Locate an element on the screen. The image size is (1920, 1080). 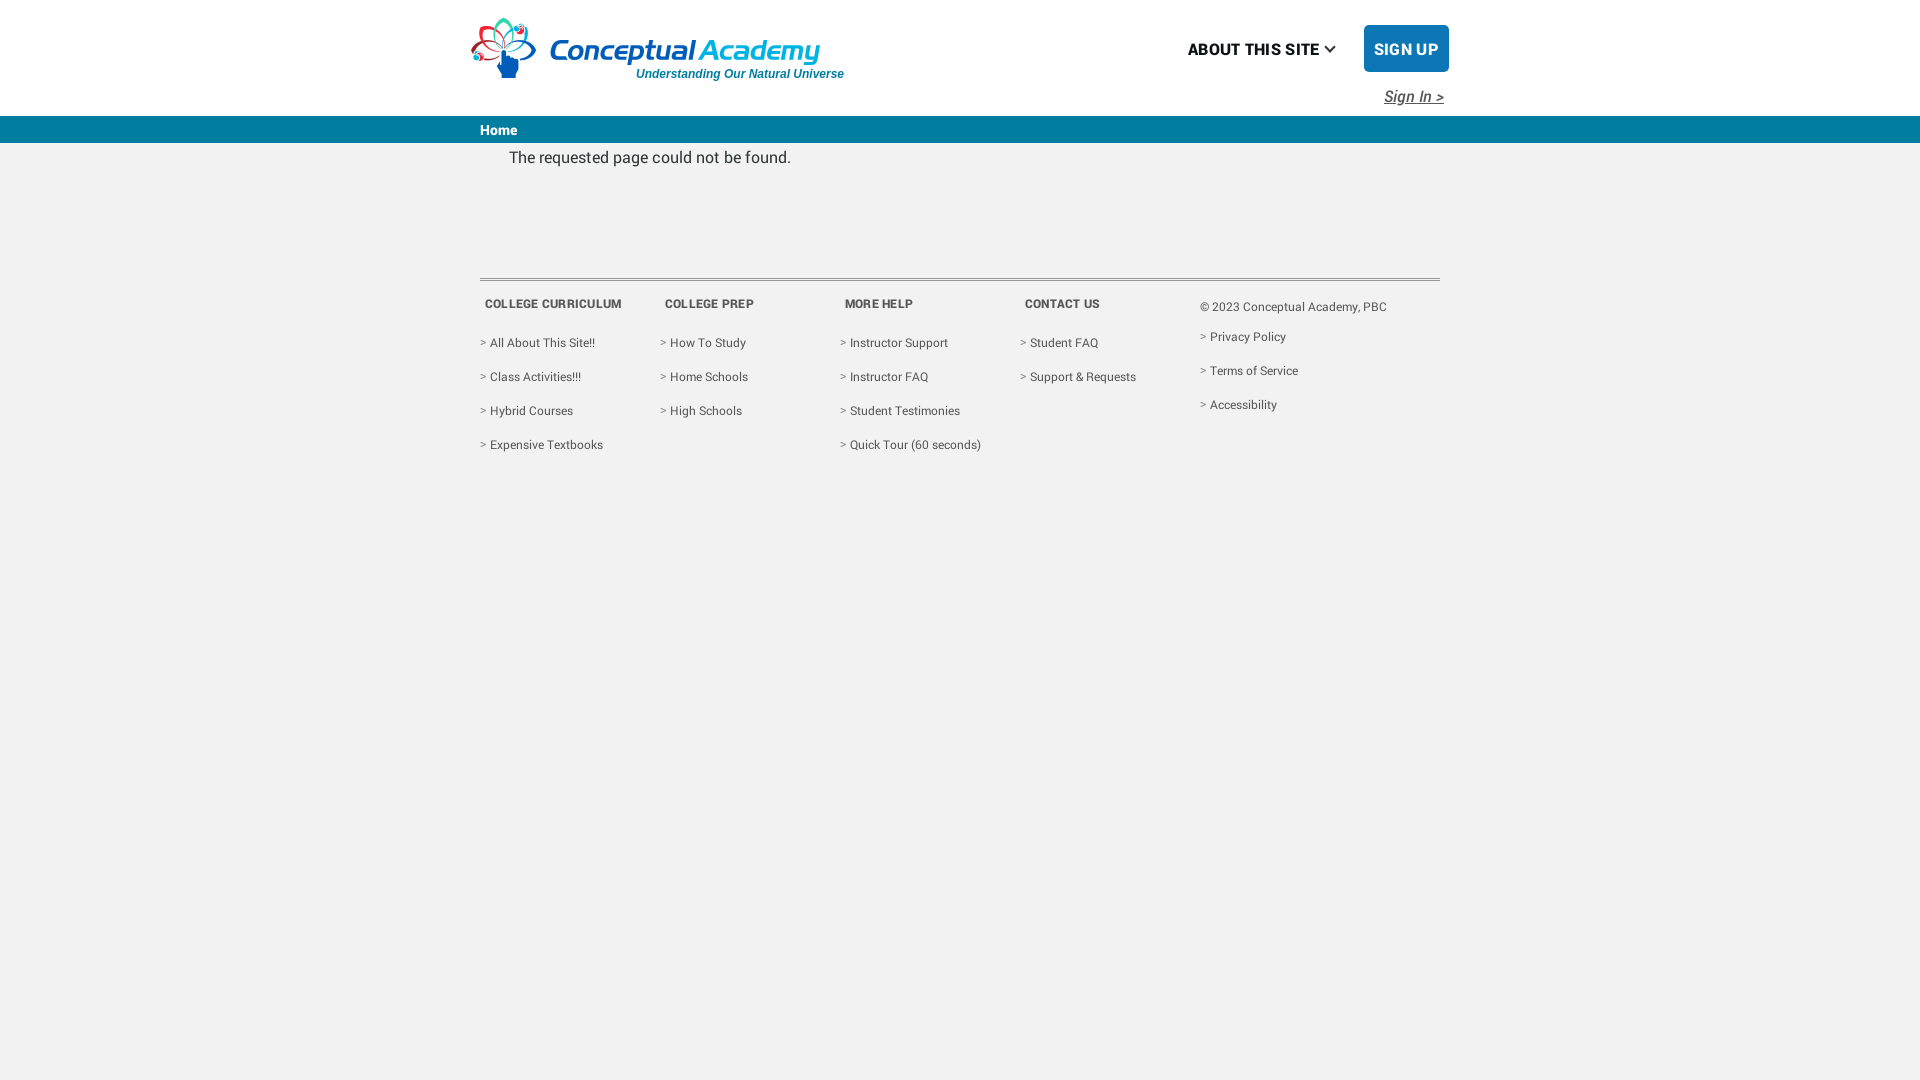
'Home' is located at coordinates (498, 129).